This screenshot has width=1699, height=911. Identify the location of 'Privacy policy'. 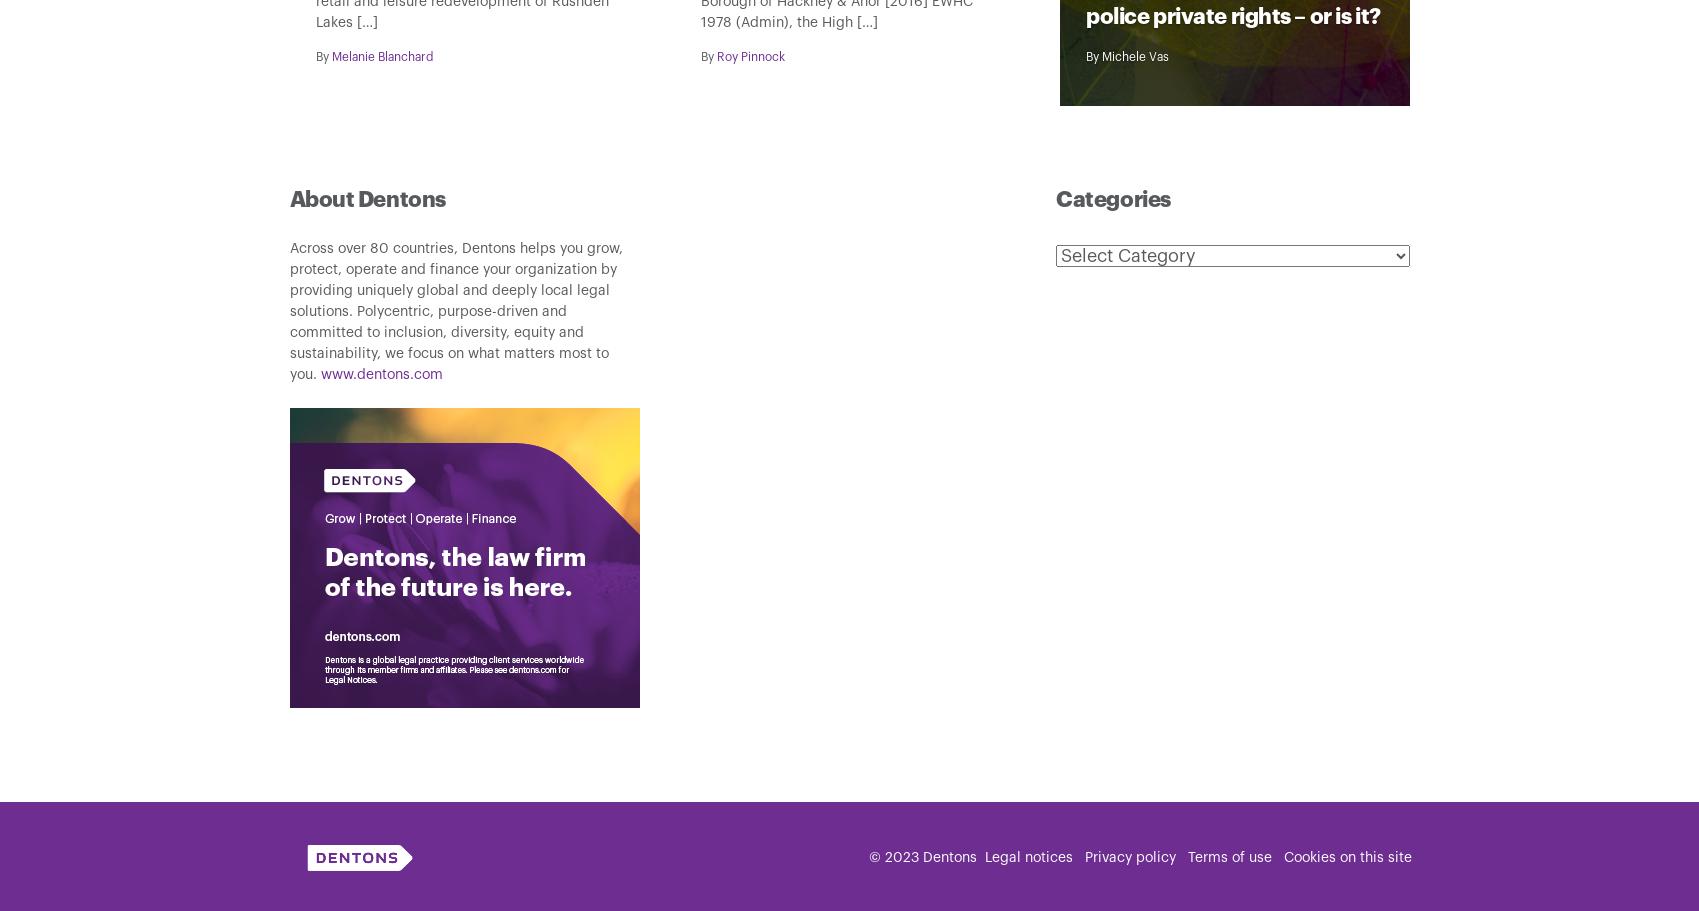
(1128, 856).